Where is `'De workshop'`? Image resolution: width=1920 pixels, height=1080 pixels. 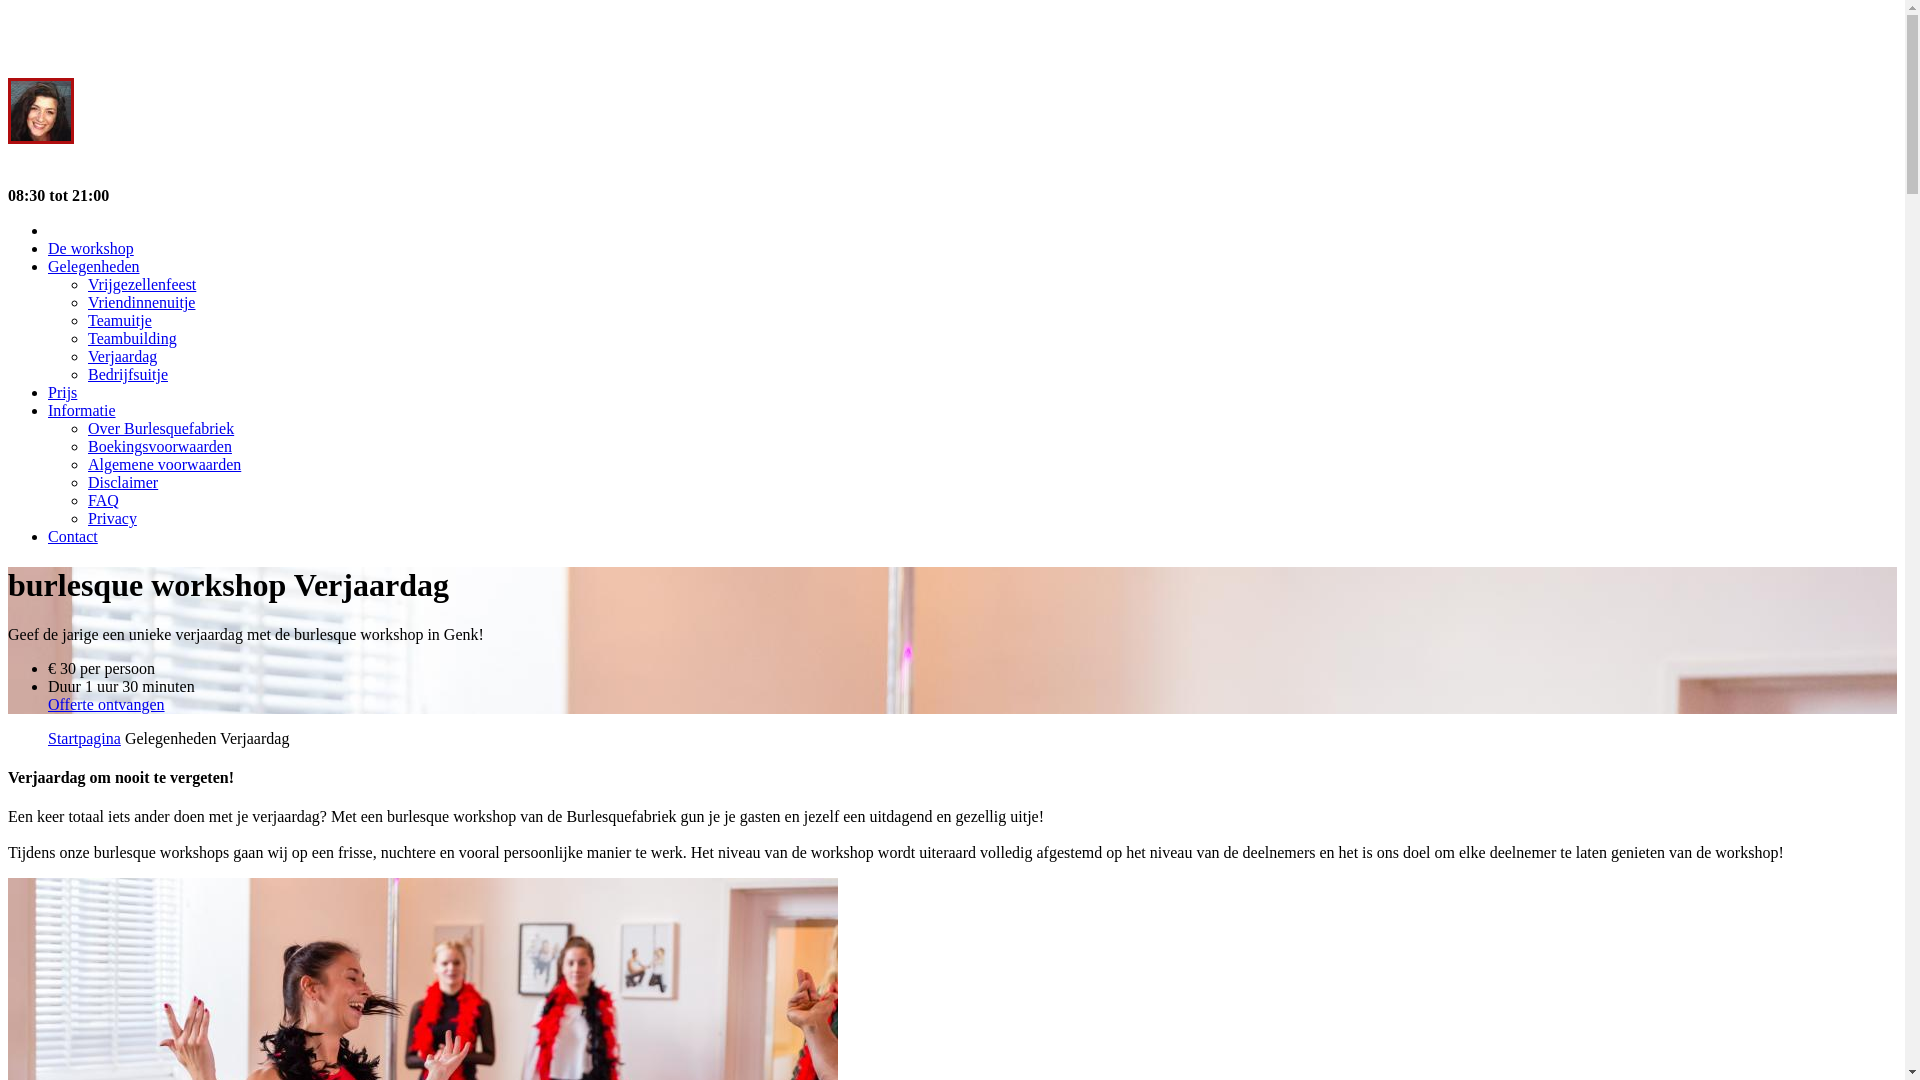 'De workshop' is located at coordinates (90, 247).